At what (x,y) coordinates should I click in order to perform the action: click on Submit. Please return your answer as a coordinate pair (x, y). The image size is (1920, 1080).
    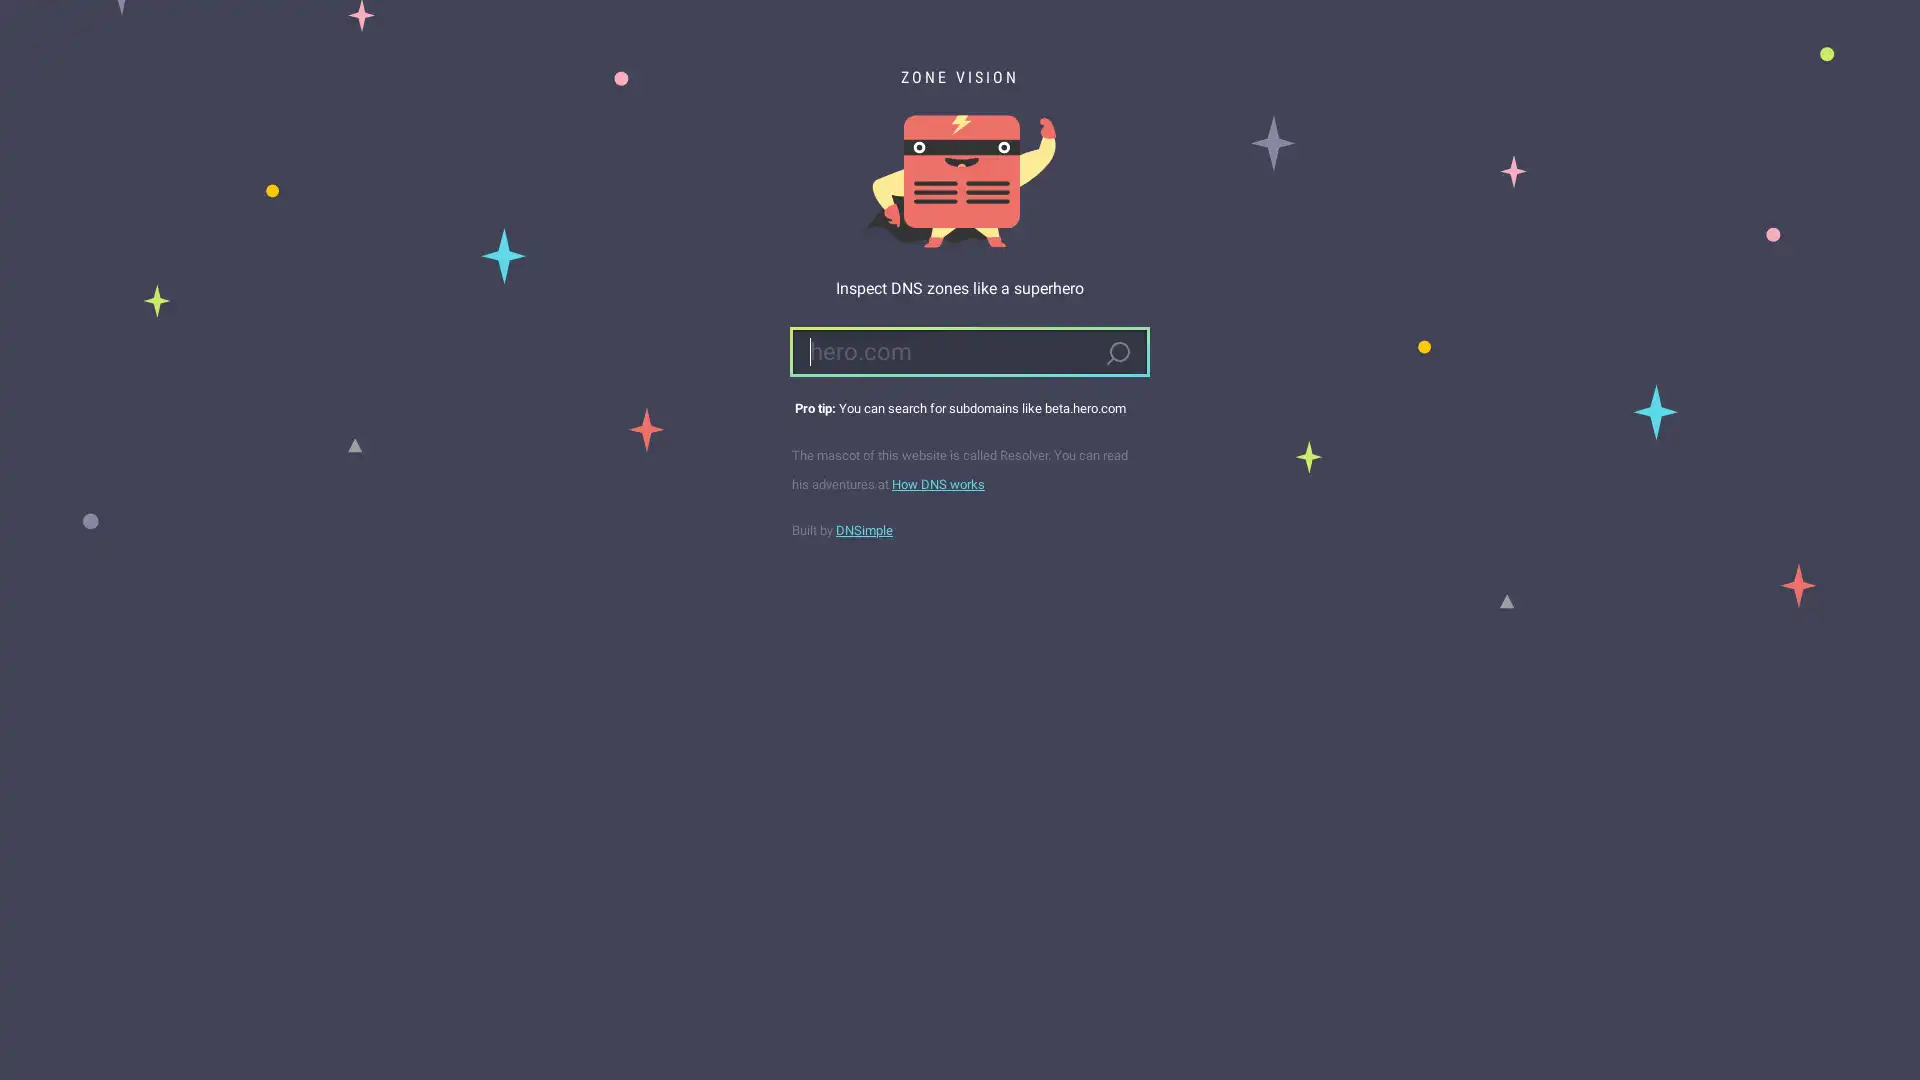
    Looking at the image, I should click on (1116, 353).